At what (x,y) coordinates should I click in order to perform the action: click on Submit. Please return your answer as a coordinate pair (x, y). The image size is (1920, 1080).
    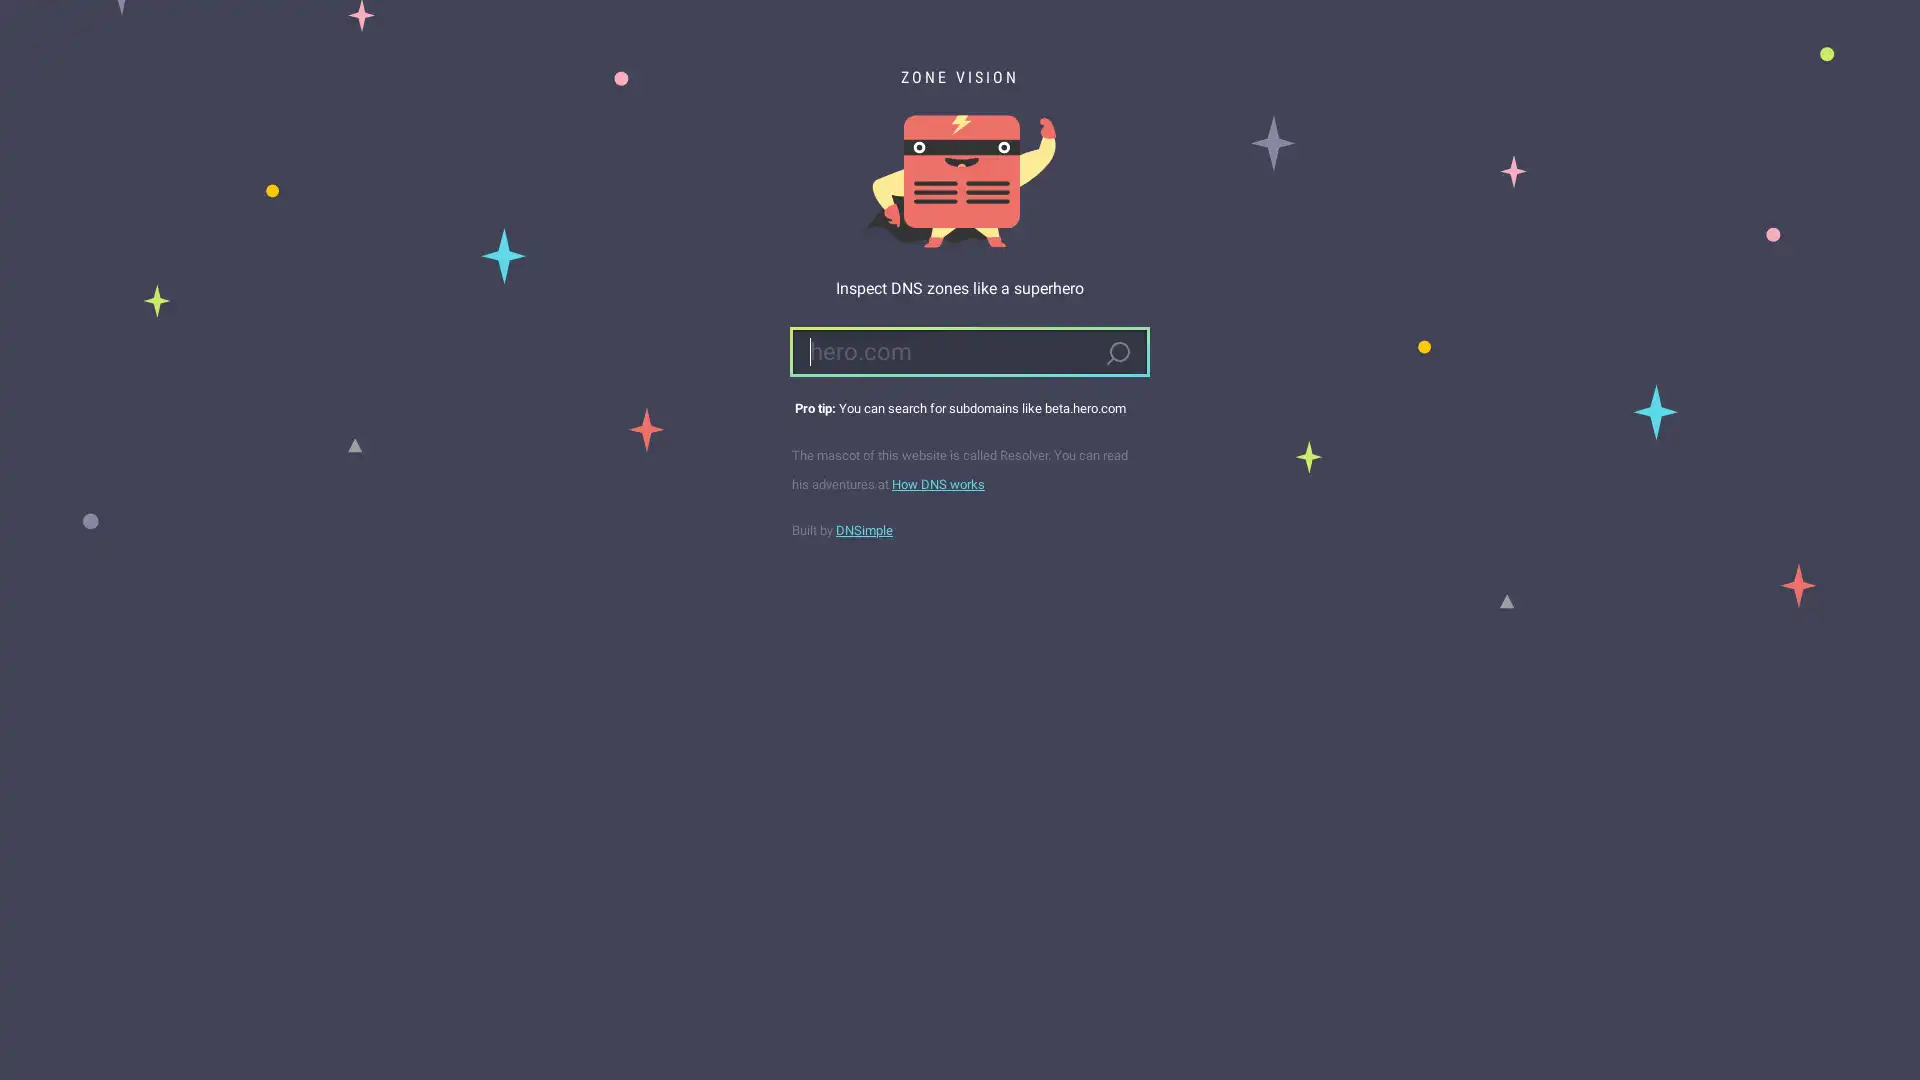
    Looking at the image, I should click on (1116, 353).